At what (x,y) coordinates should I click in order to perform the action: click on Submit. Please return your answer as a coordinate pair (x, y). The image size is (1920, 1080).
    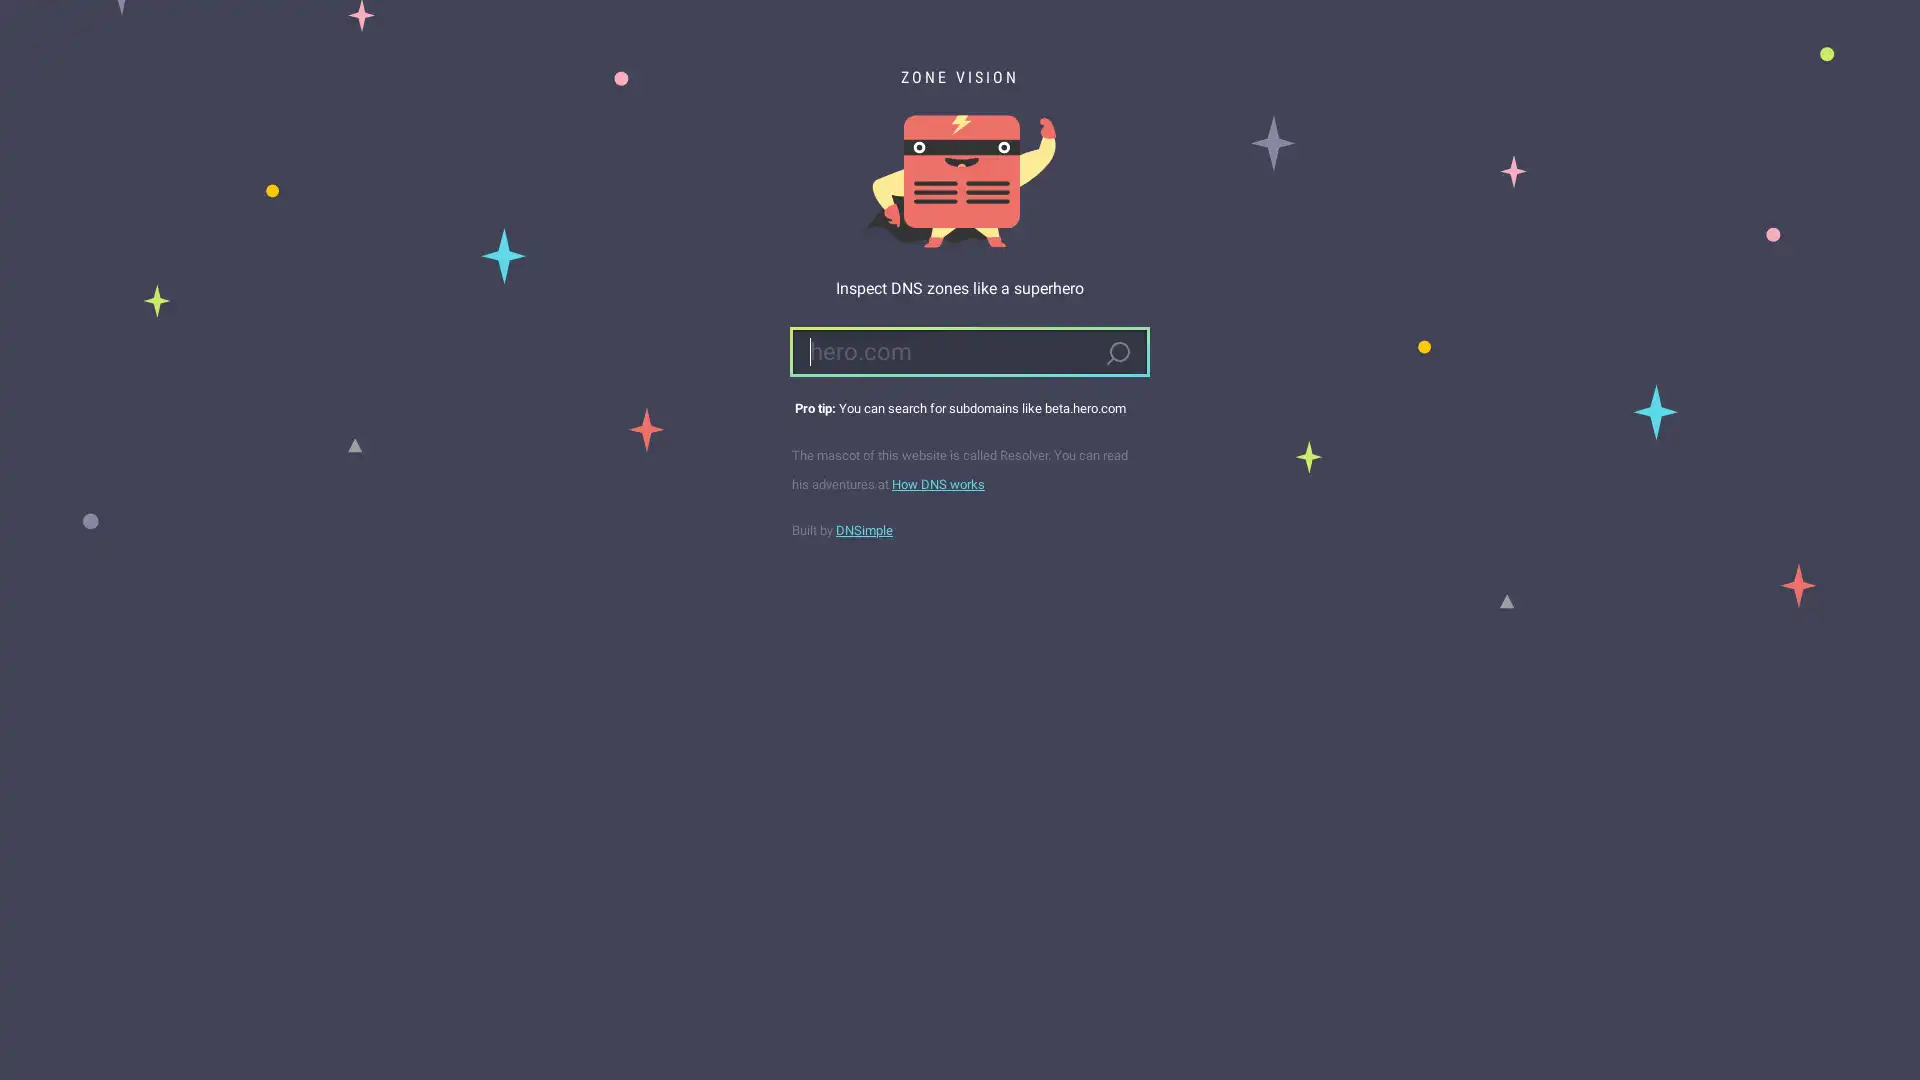
    Looking at the image, I should click on (1116, 353).